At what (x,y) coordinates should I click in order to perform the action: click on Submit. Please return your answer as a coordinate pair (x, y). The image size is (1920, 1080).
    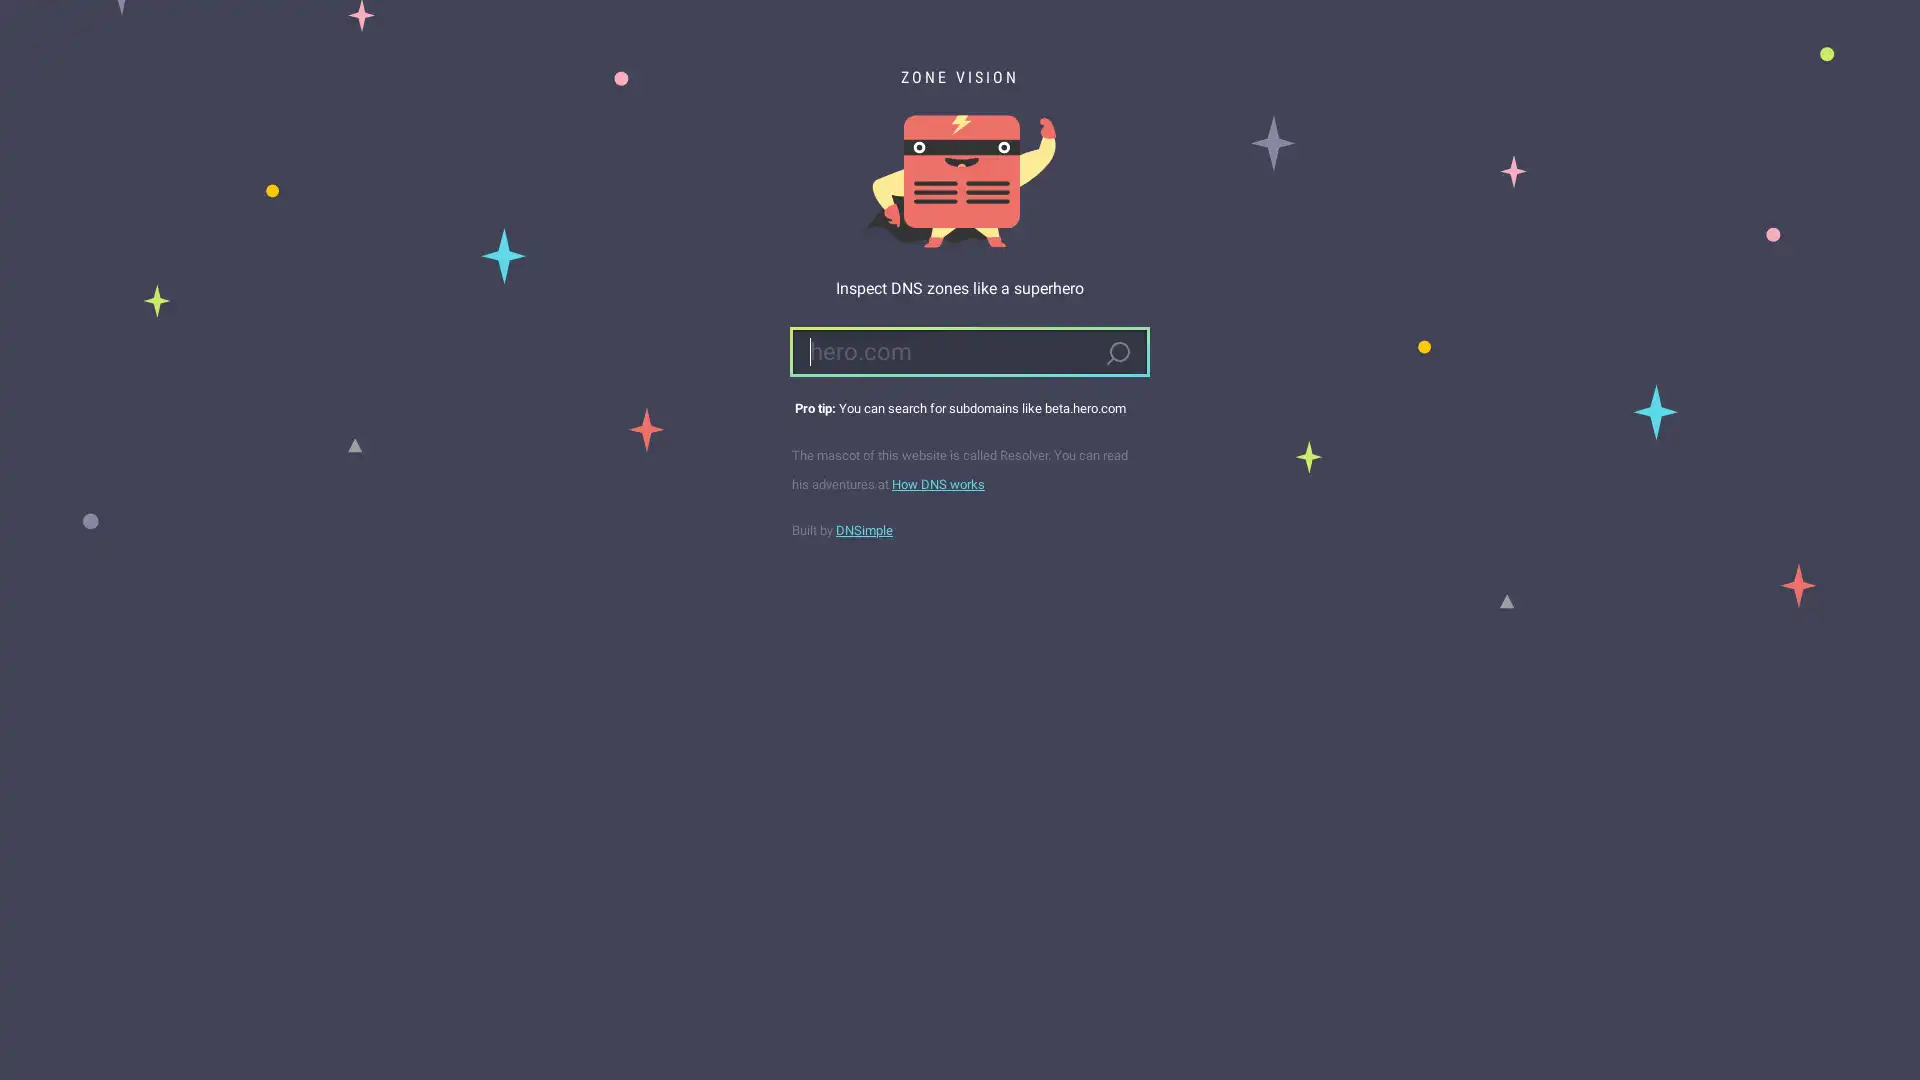
    Looking at the image, I should click on (1116, 353).